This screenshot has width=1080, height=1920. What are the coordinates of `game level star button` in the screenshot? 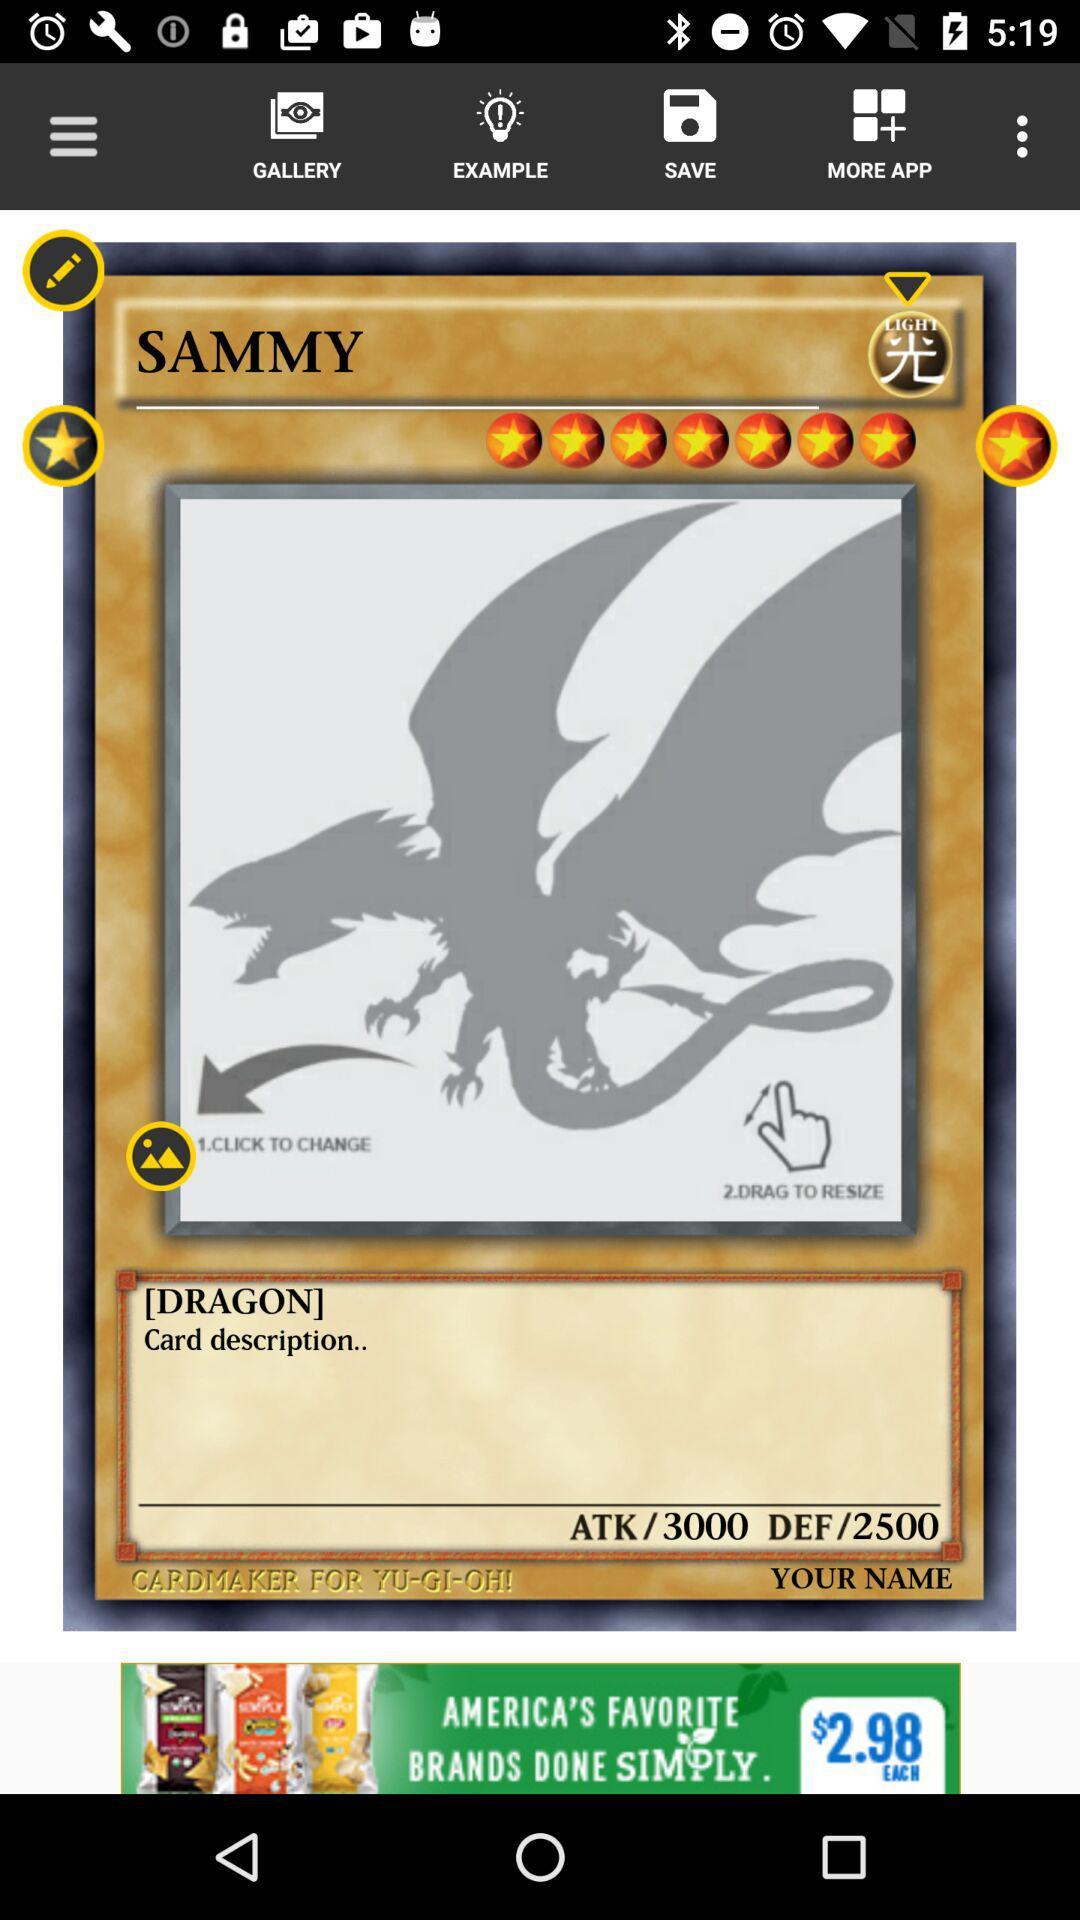 It's located at (1016, 444).